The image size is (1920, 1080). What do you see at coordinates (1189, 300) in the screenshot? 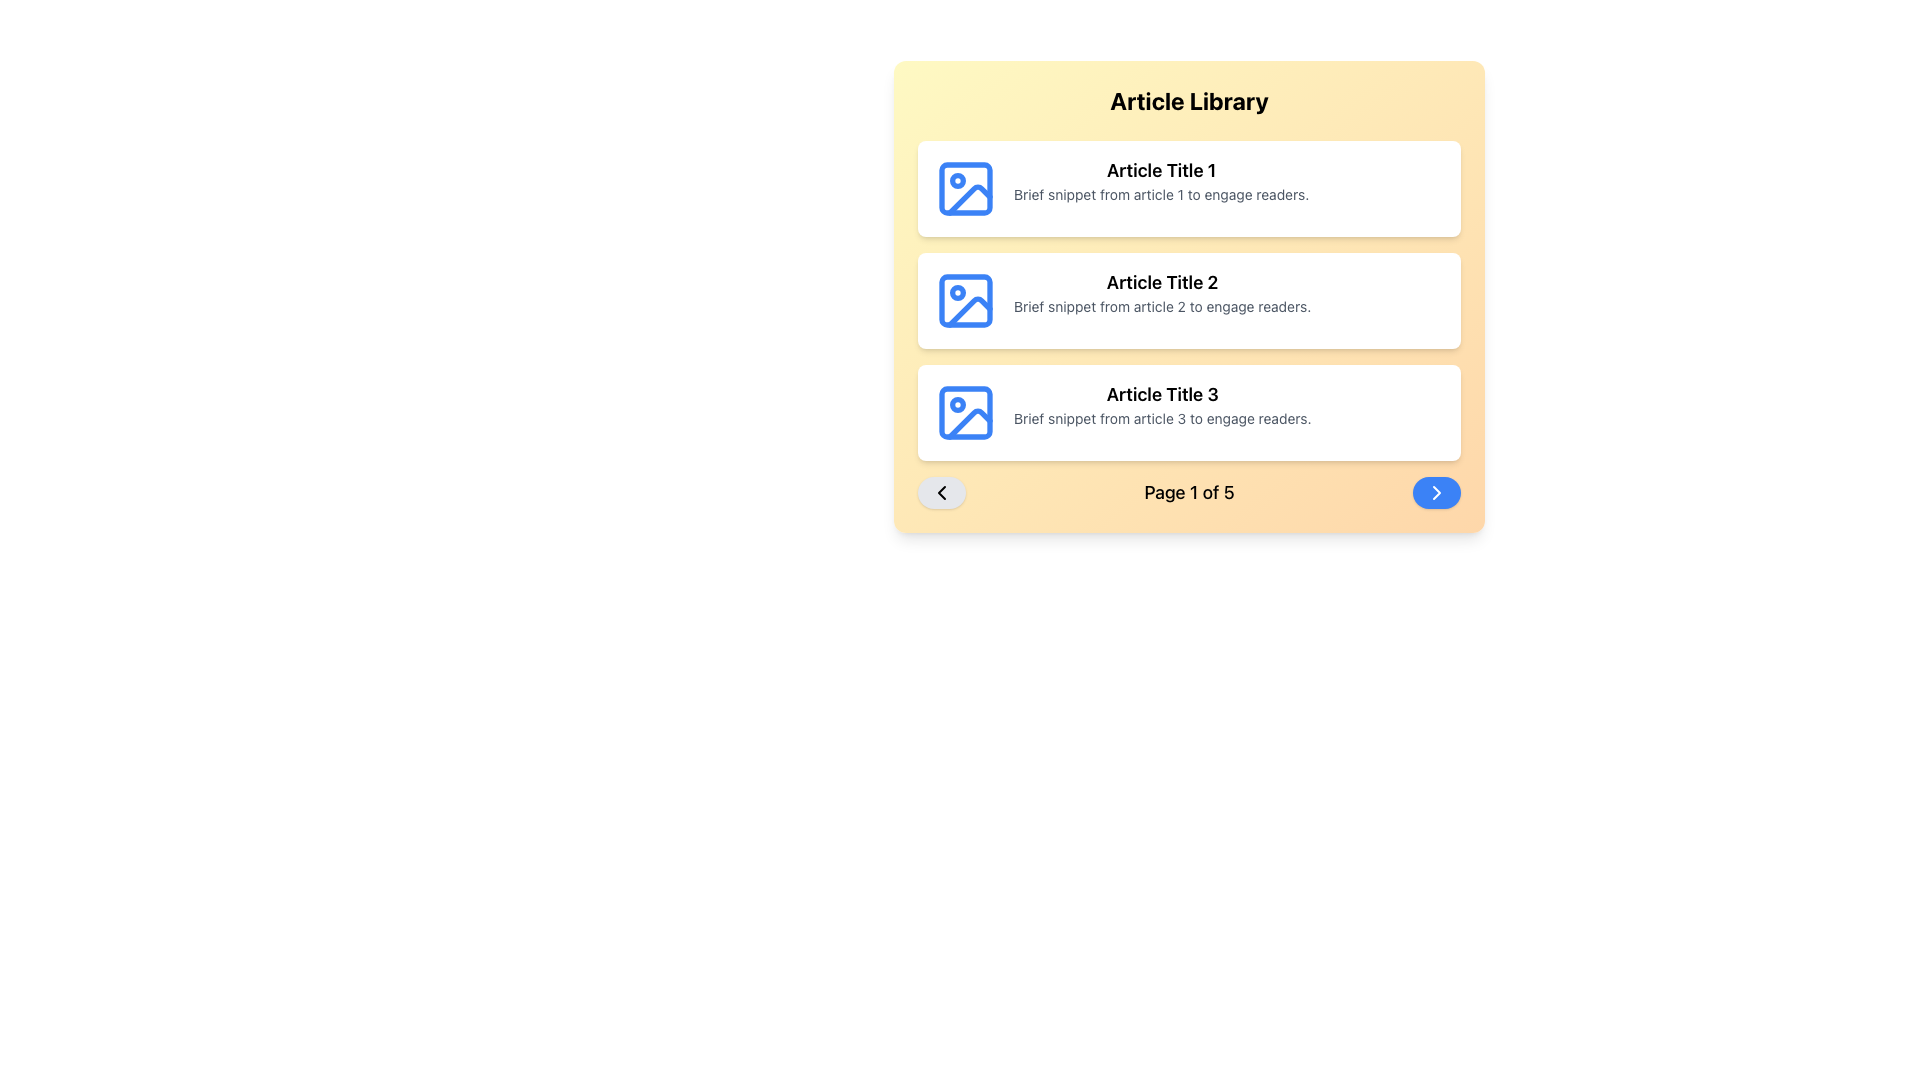
I see `the List Group element that contains article previews, located directly below the 'Article Library' heading` at bounding box center [1189, 300].